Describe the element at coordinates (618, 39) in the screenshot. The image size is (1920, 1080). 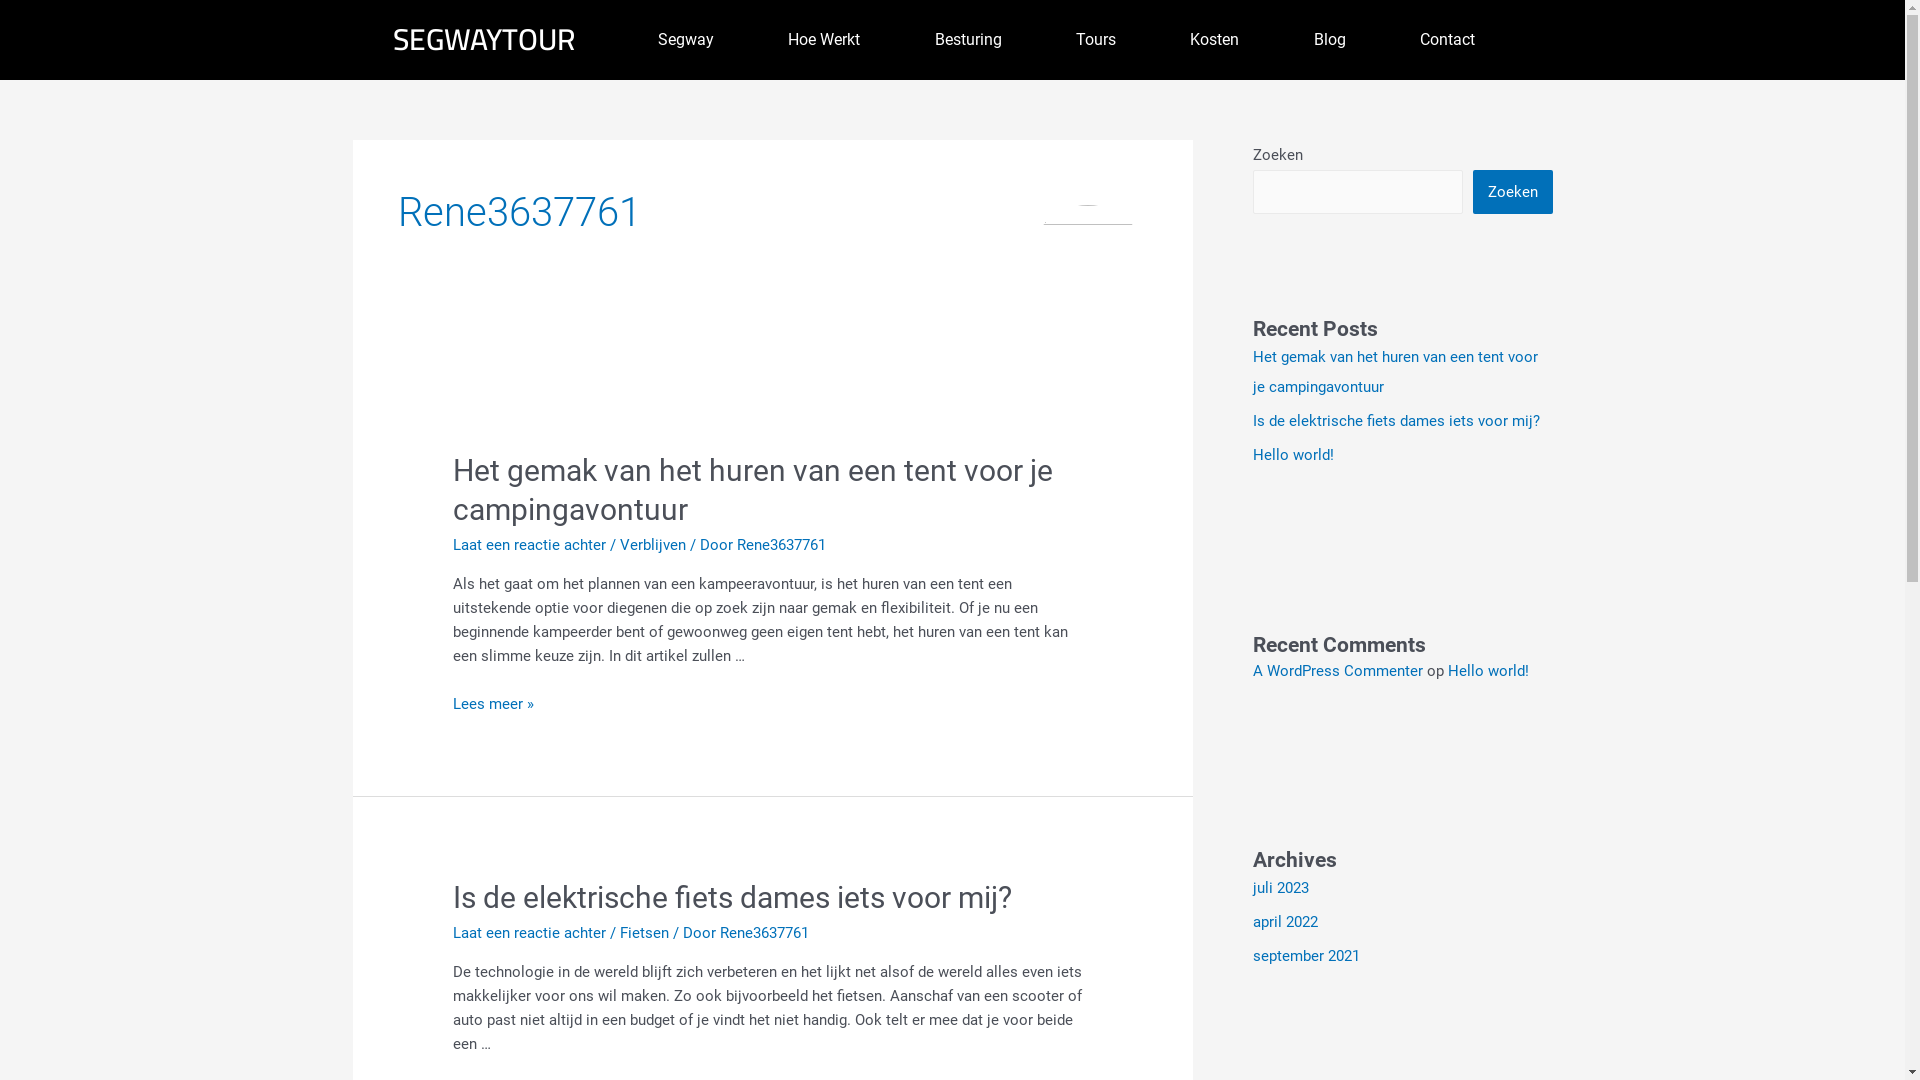
I see `'Segway'` at that location.